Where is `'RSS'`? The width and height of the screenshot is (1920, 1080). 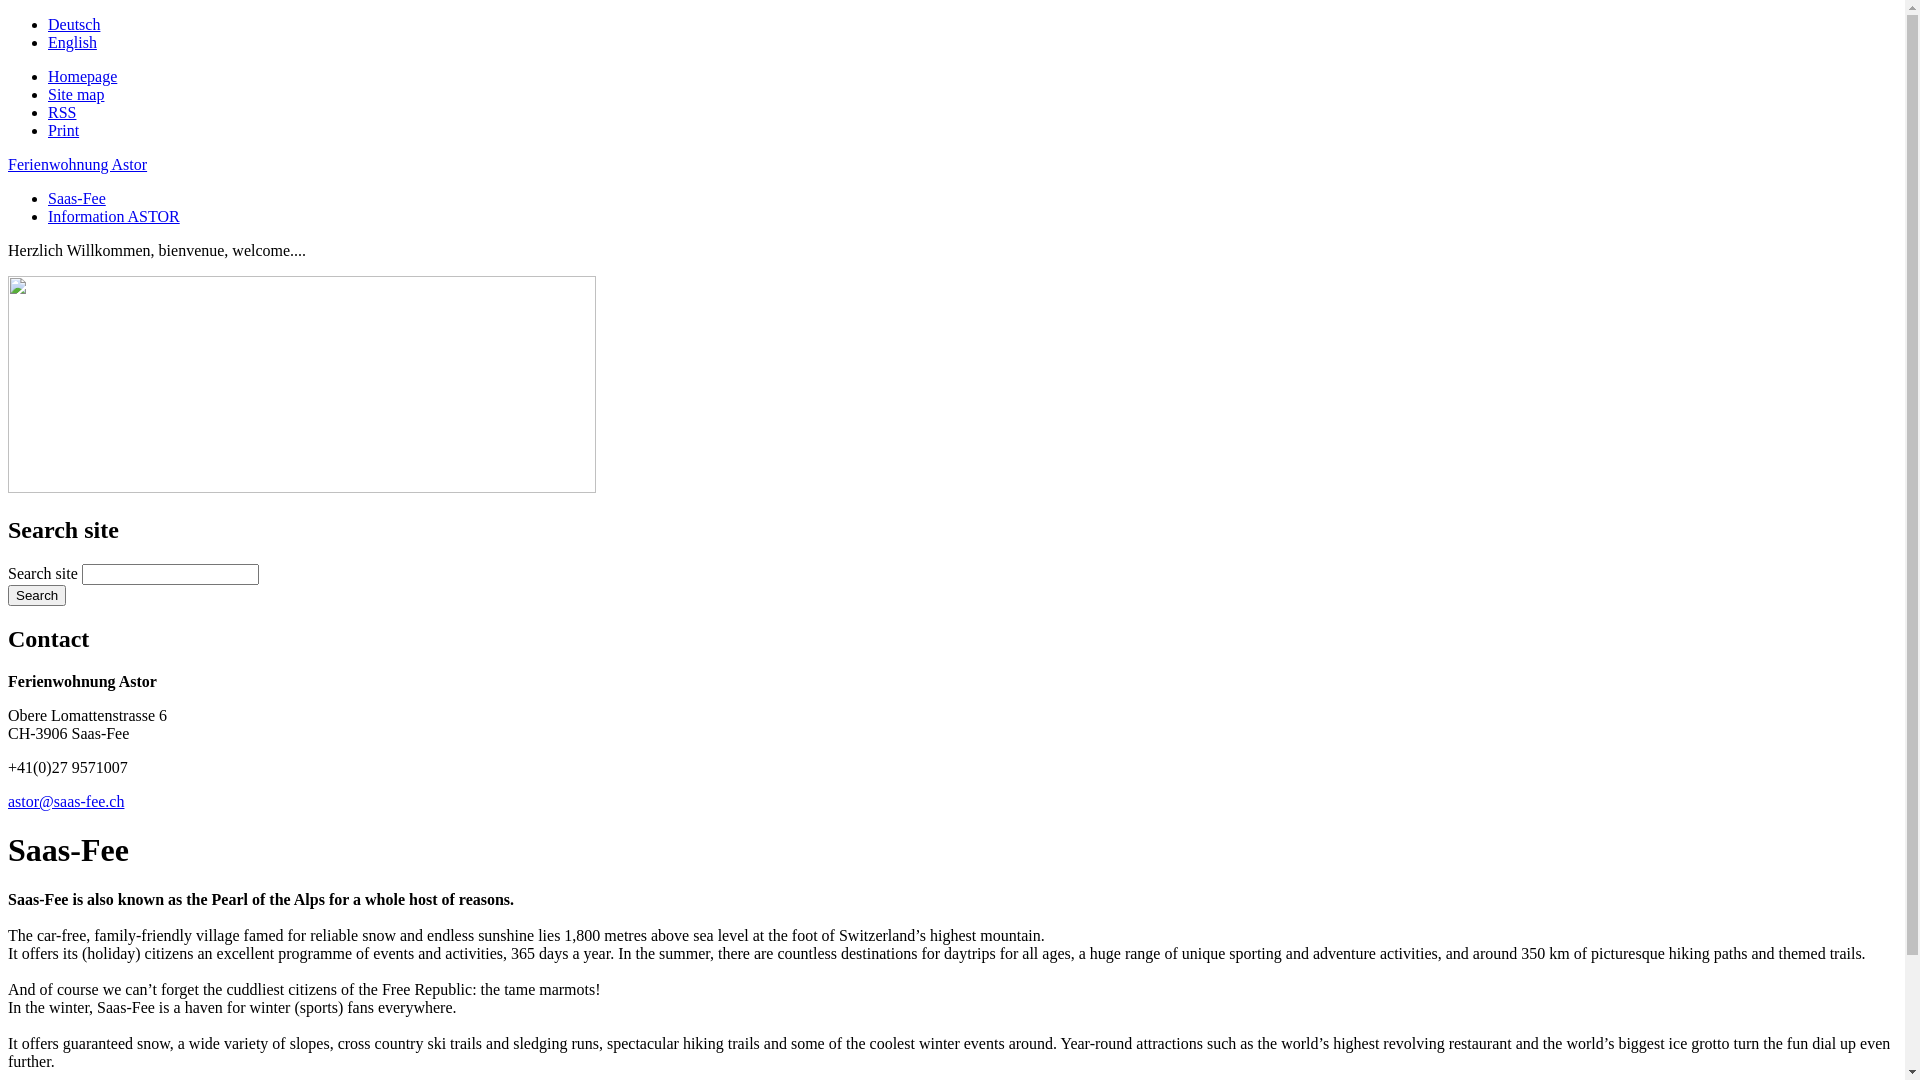 'RSS' is located at coordinates (62, 112).